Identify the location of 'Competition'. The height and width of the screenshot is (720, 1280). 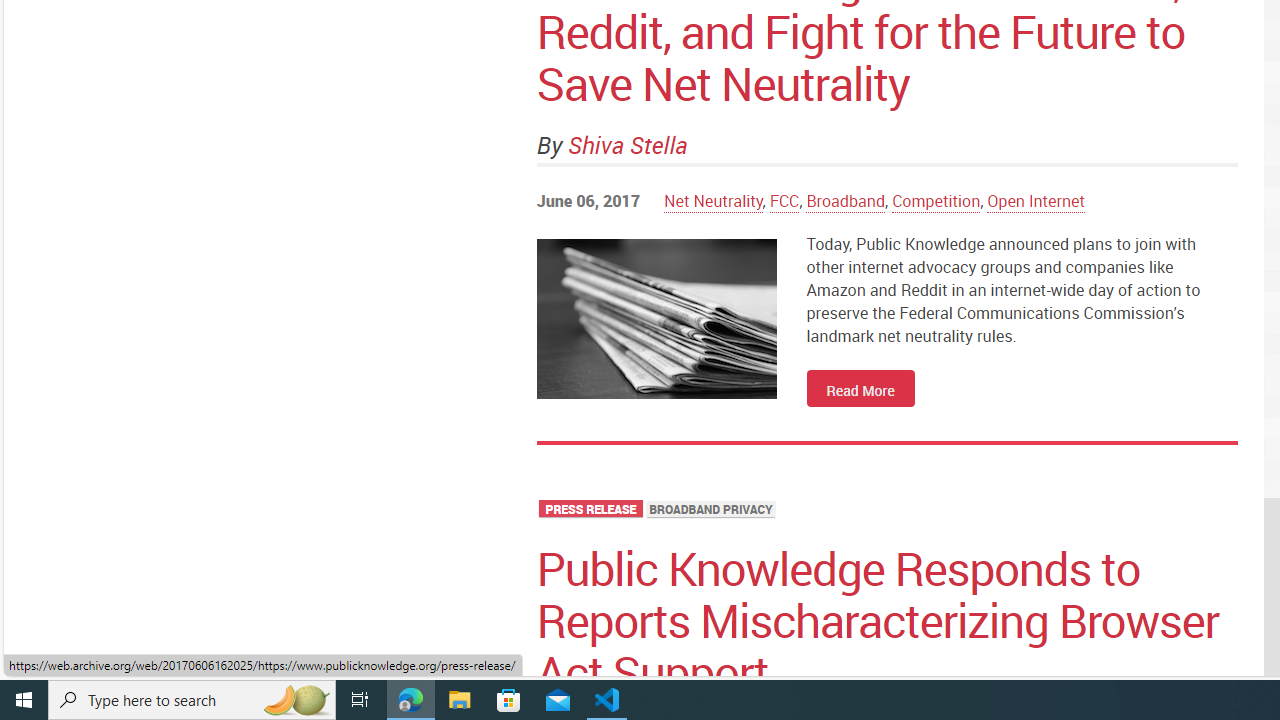
(935, 200).